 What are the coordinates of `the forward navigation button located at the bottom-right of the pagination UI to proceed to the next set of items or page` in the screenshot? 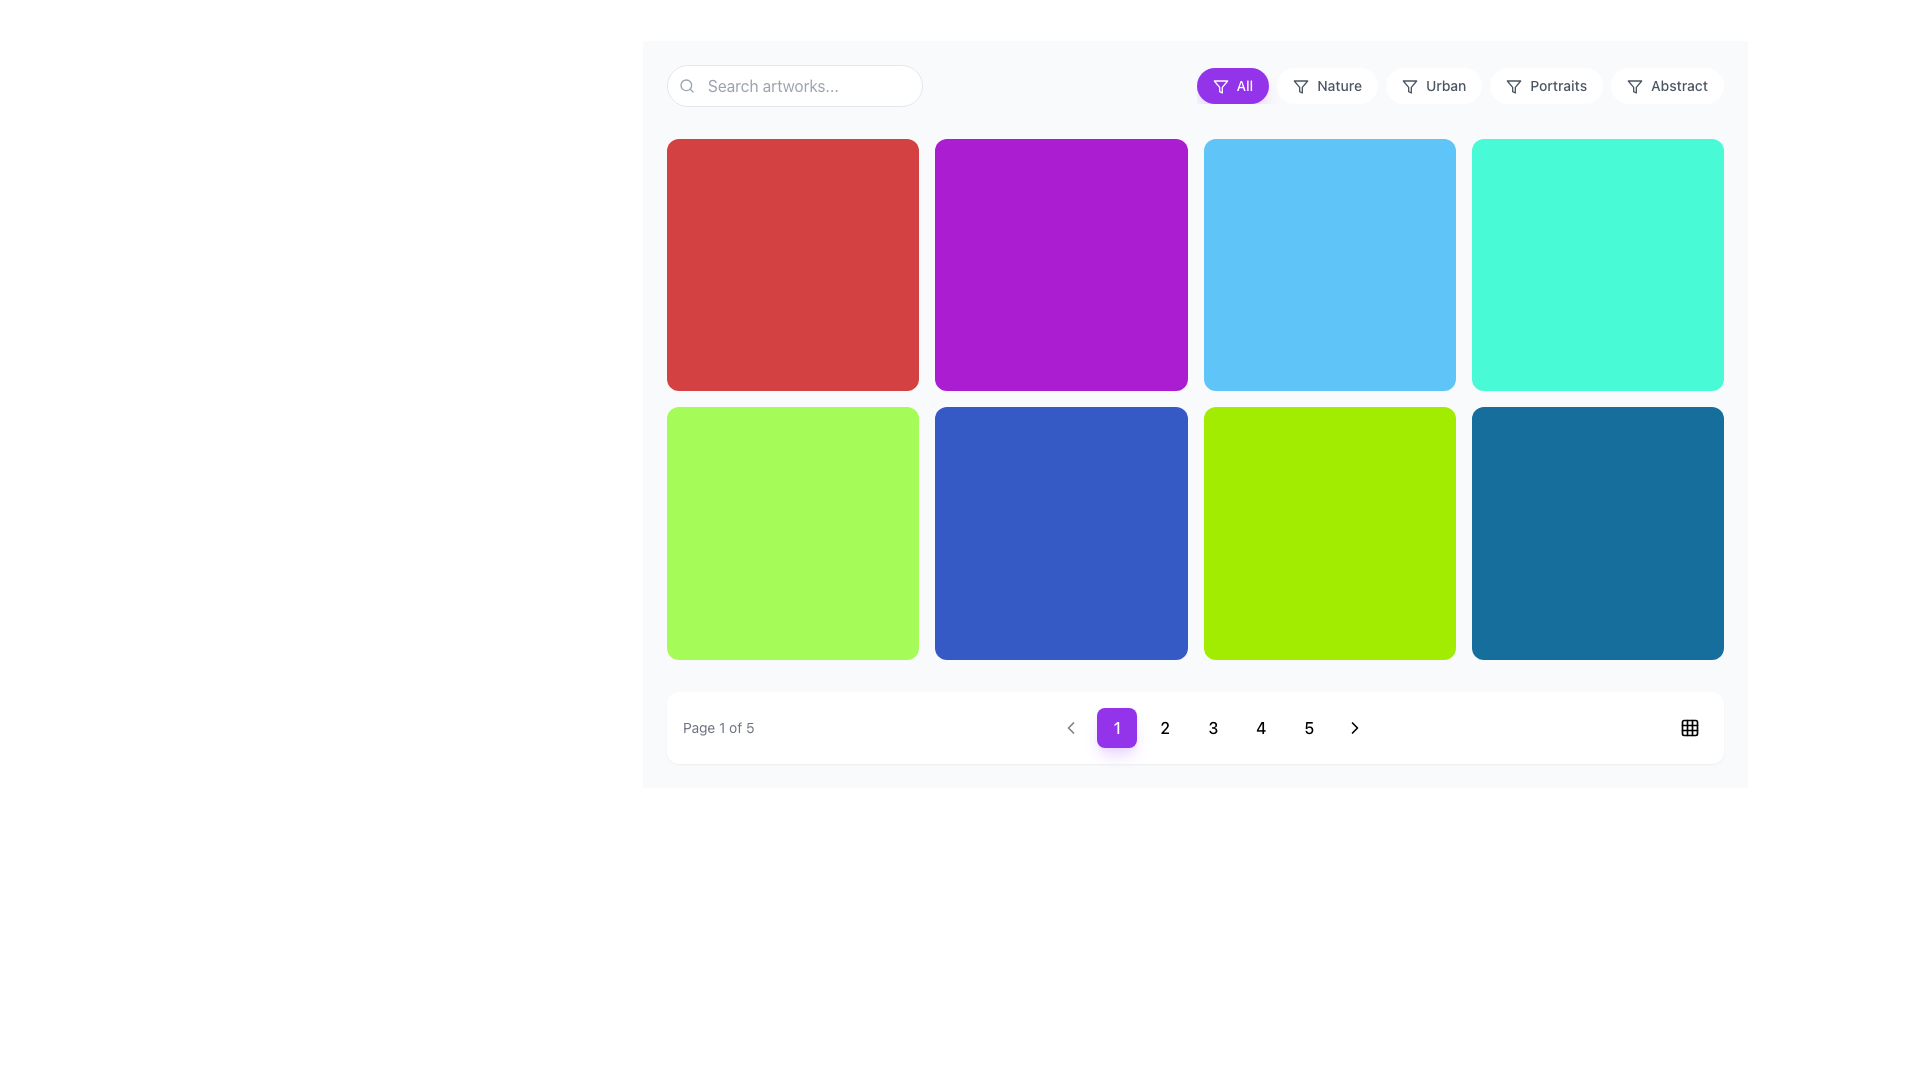 It's located at (1355, 727).